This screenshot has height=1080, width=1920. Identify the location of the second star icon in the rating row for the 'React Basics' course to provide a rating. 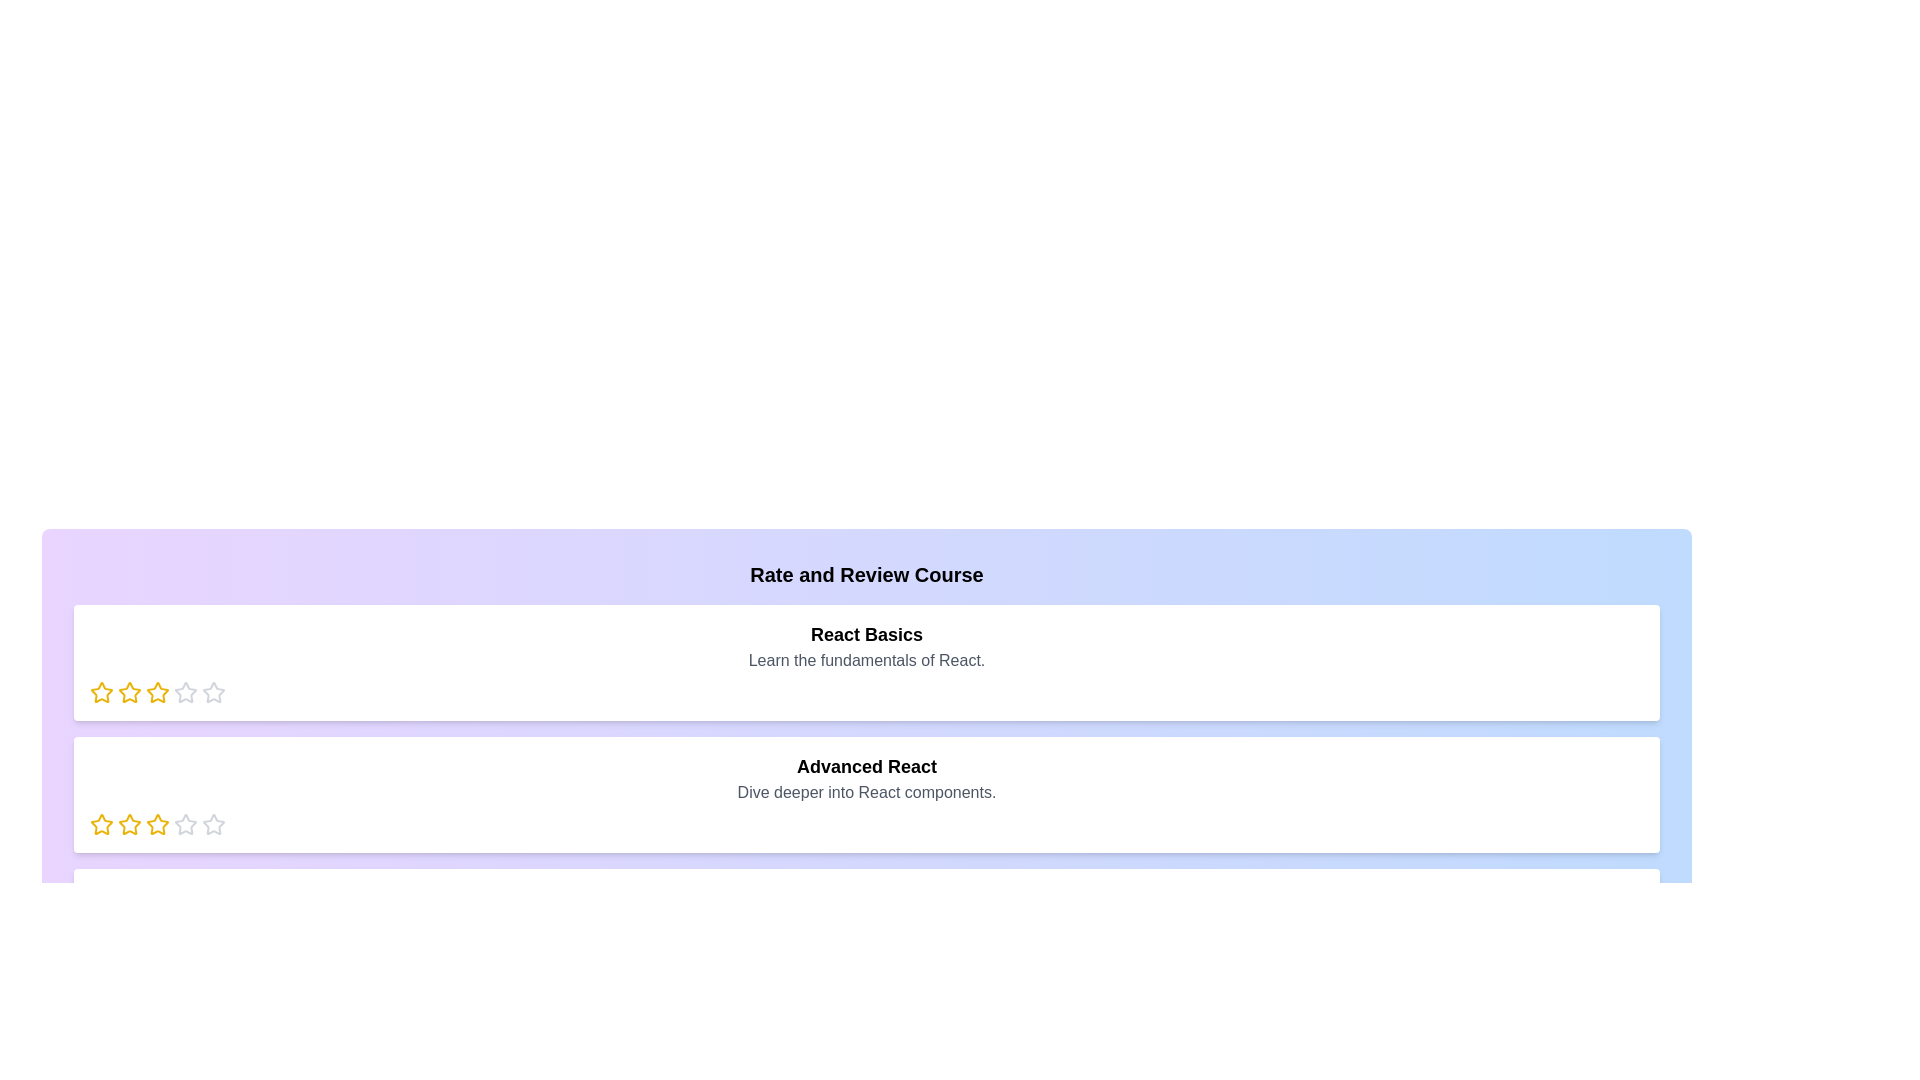
(128, 691).